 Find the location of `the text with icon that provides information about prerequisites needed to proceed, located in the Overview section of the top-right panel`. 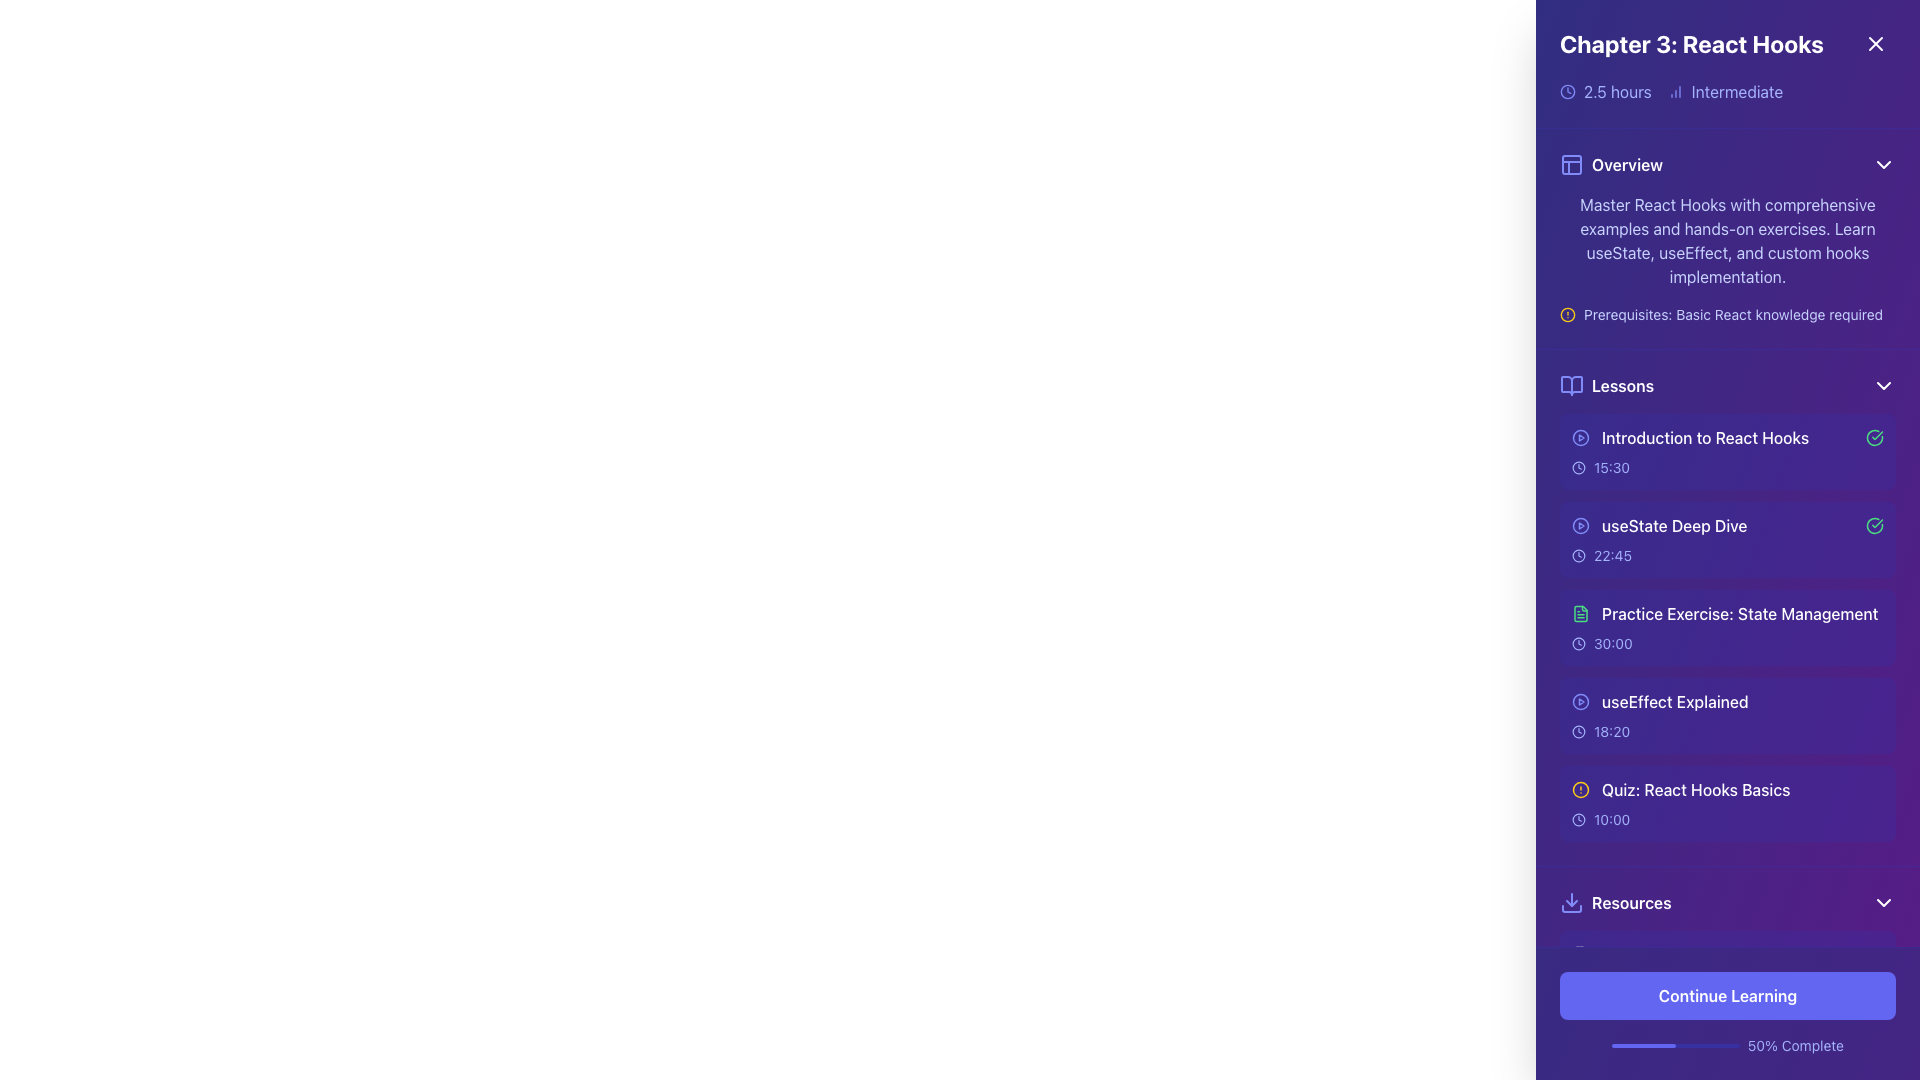

the text with icon that provides information about prerequisites needed to proceed, located in the Overview section of the top-right panel is located at coordinates (1727, 315).